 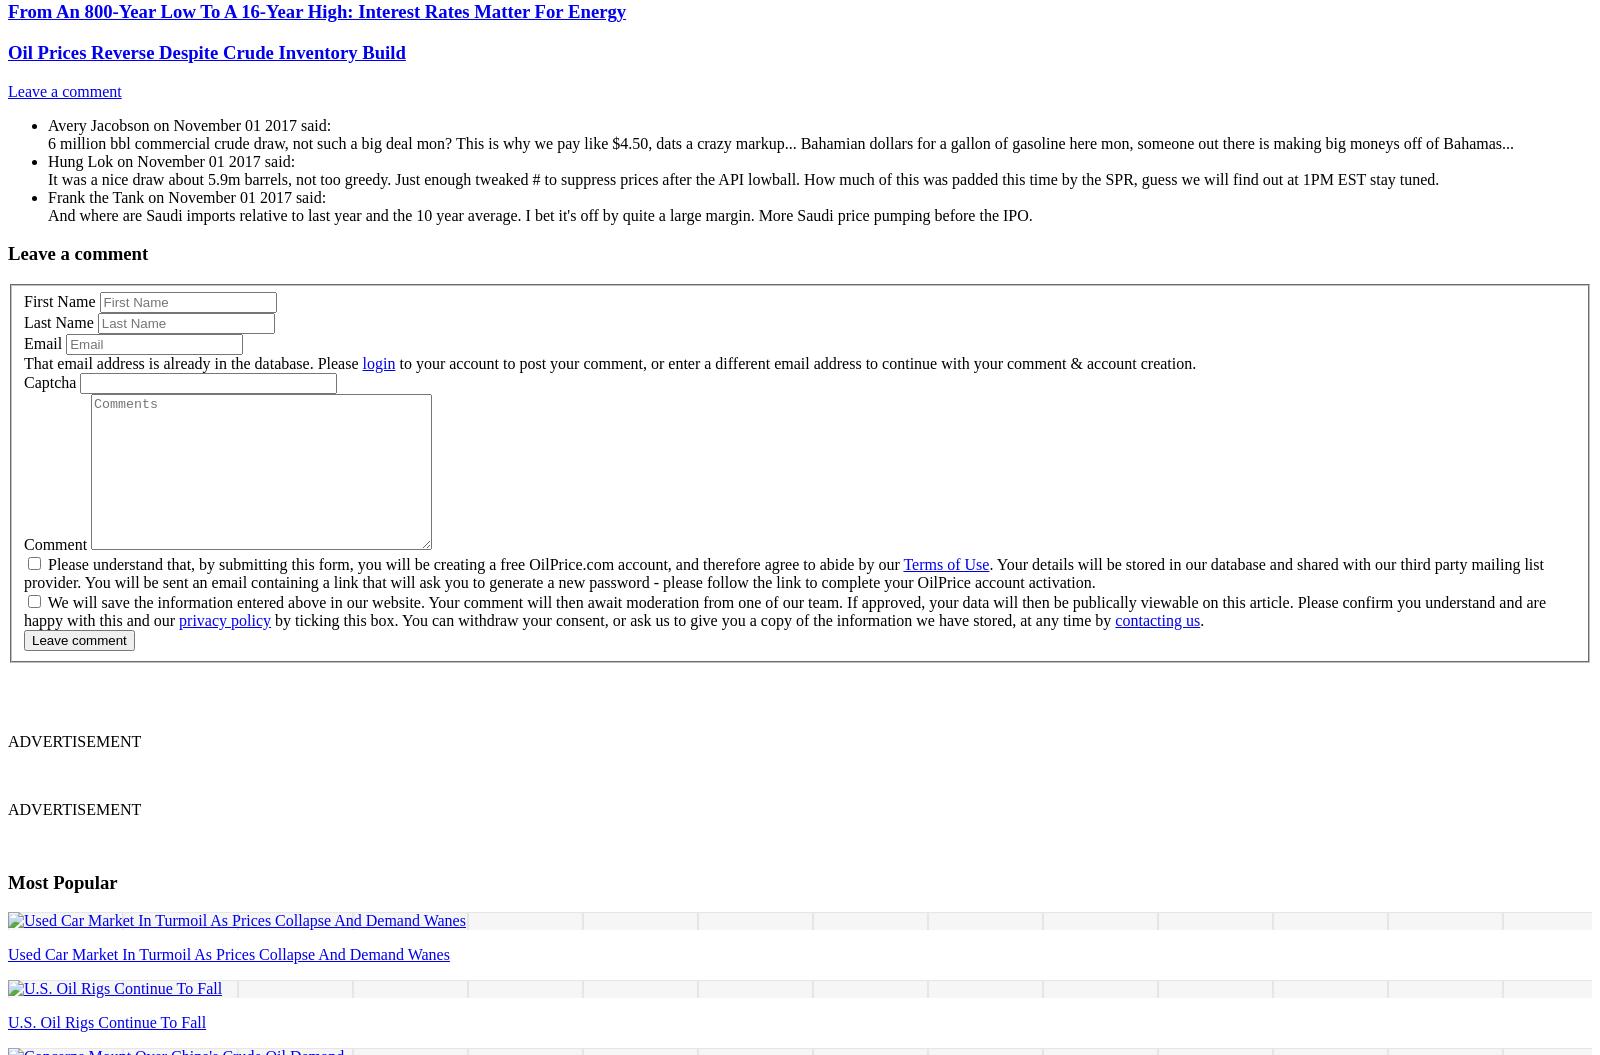 I want to click on 'login', so click(x=378, y=362).